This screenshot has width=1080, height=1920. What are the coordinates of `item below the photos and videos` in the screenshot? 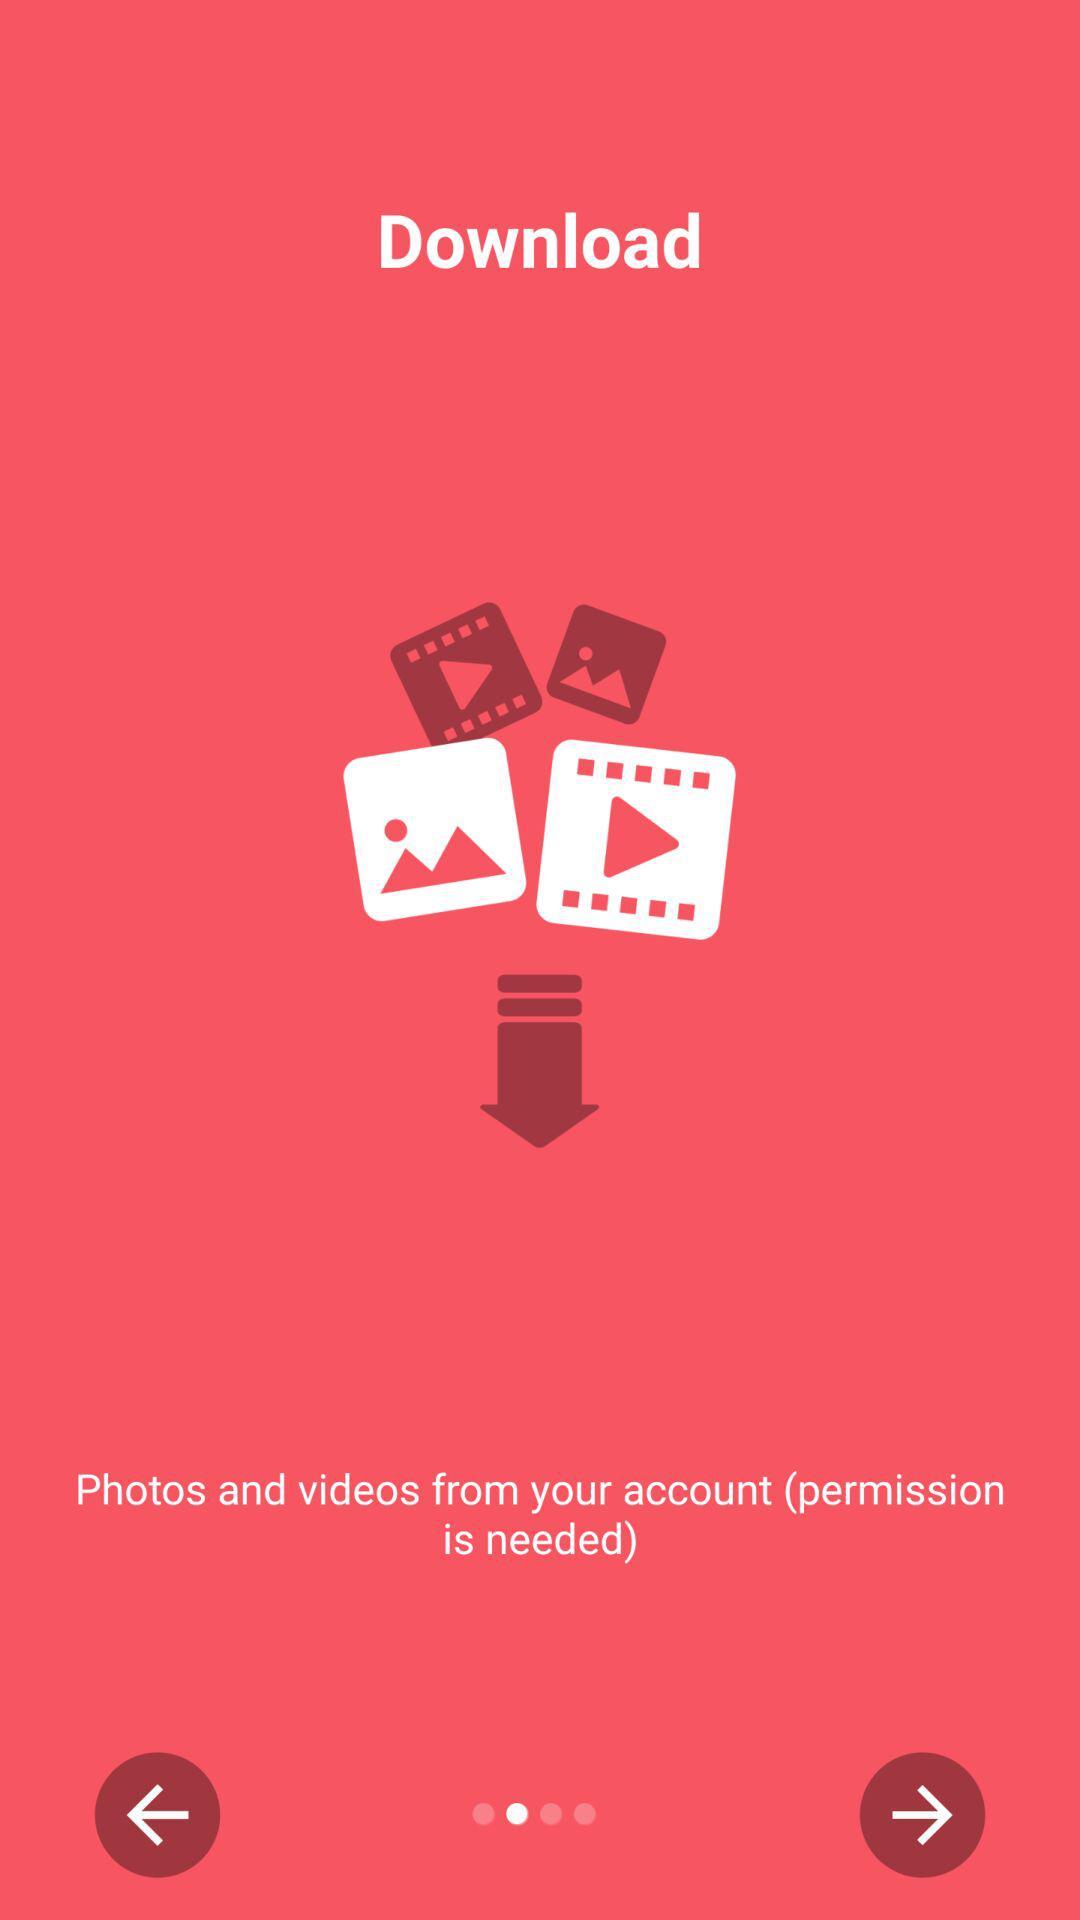 It's located at (922, 1814).